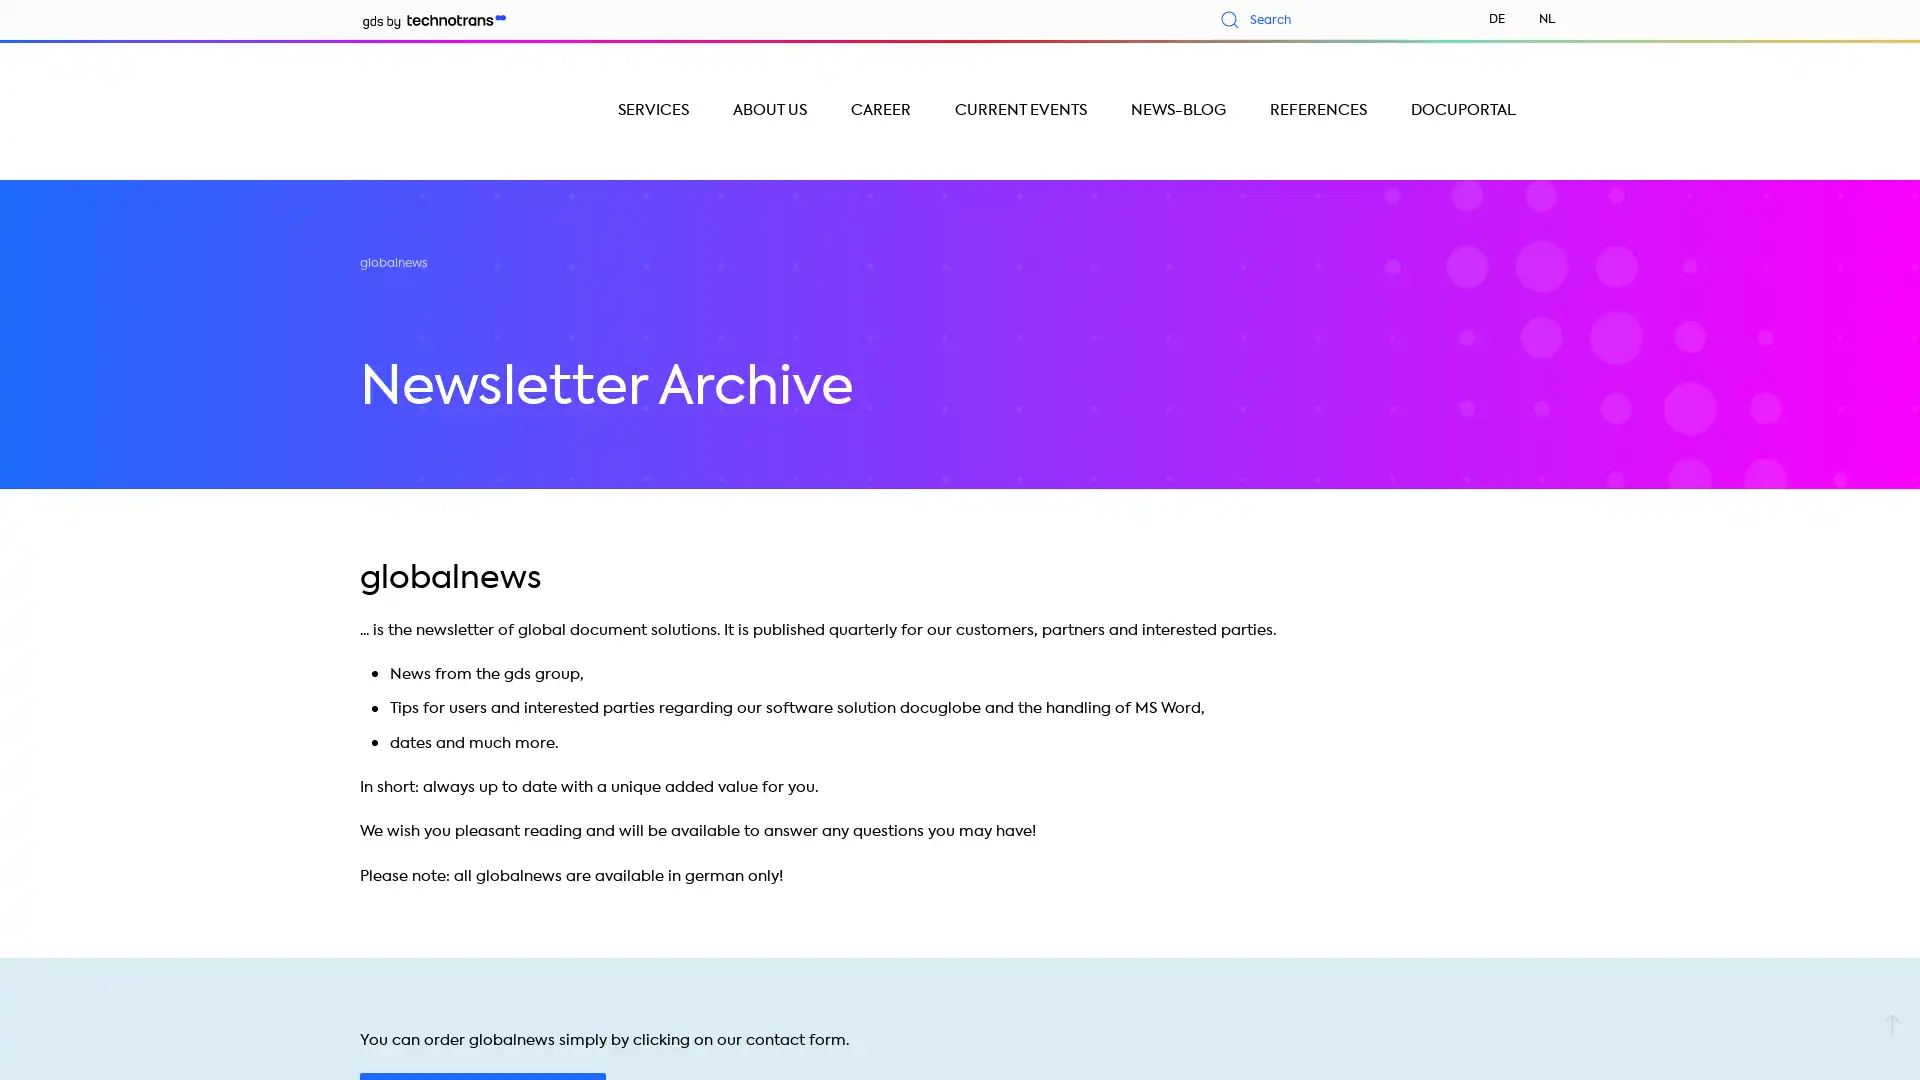 Image resolution: width=1920 pixels, height=1080 pixels. Describe the element at coordinates (1009, 1010) in the screenshot. I see `ACCEPT` at that location.